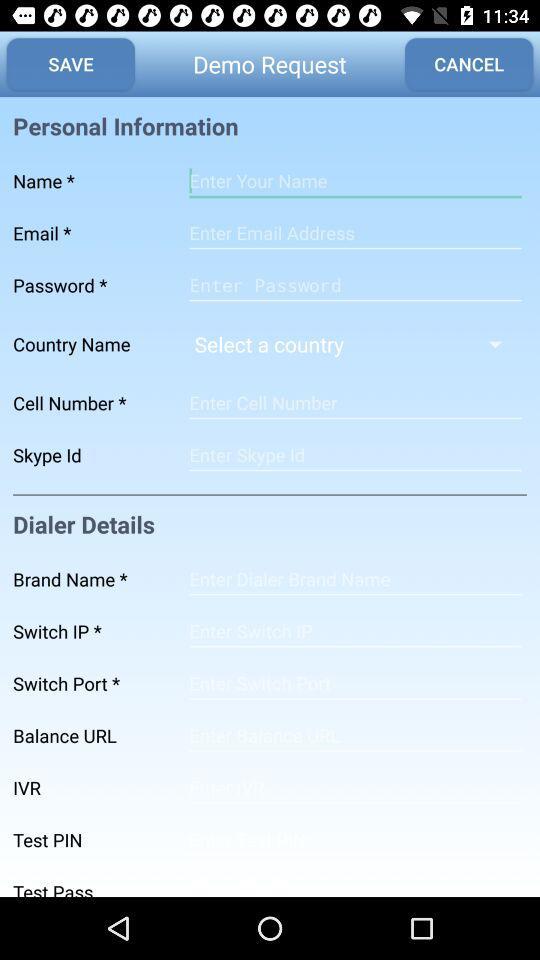  What do you see at coordinates (354, 880) in the screenshot?
I see `test pass input field` at bounding box center [354, 880].